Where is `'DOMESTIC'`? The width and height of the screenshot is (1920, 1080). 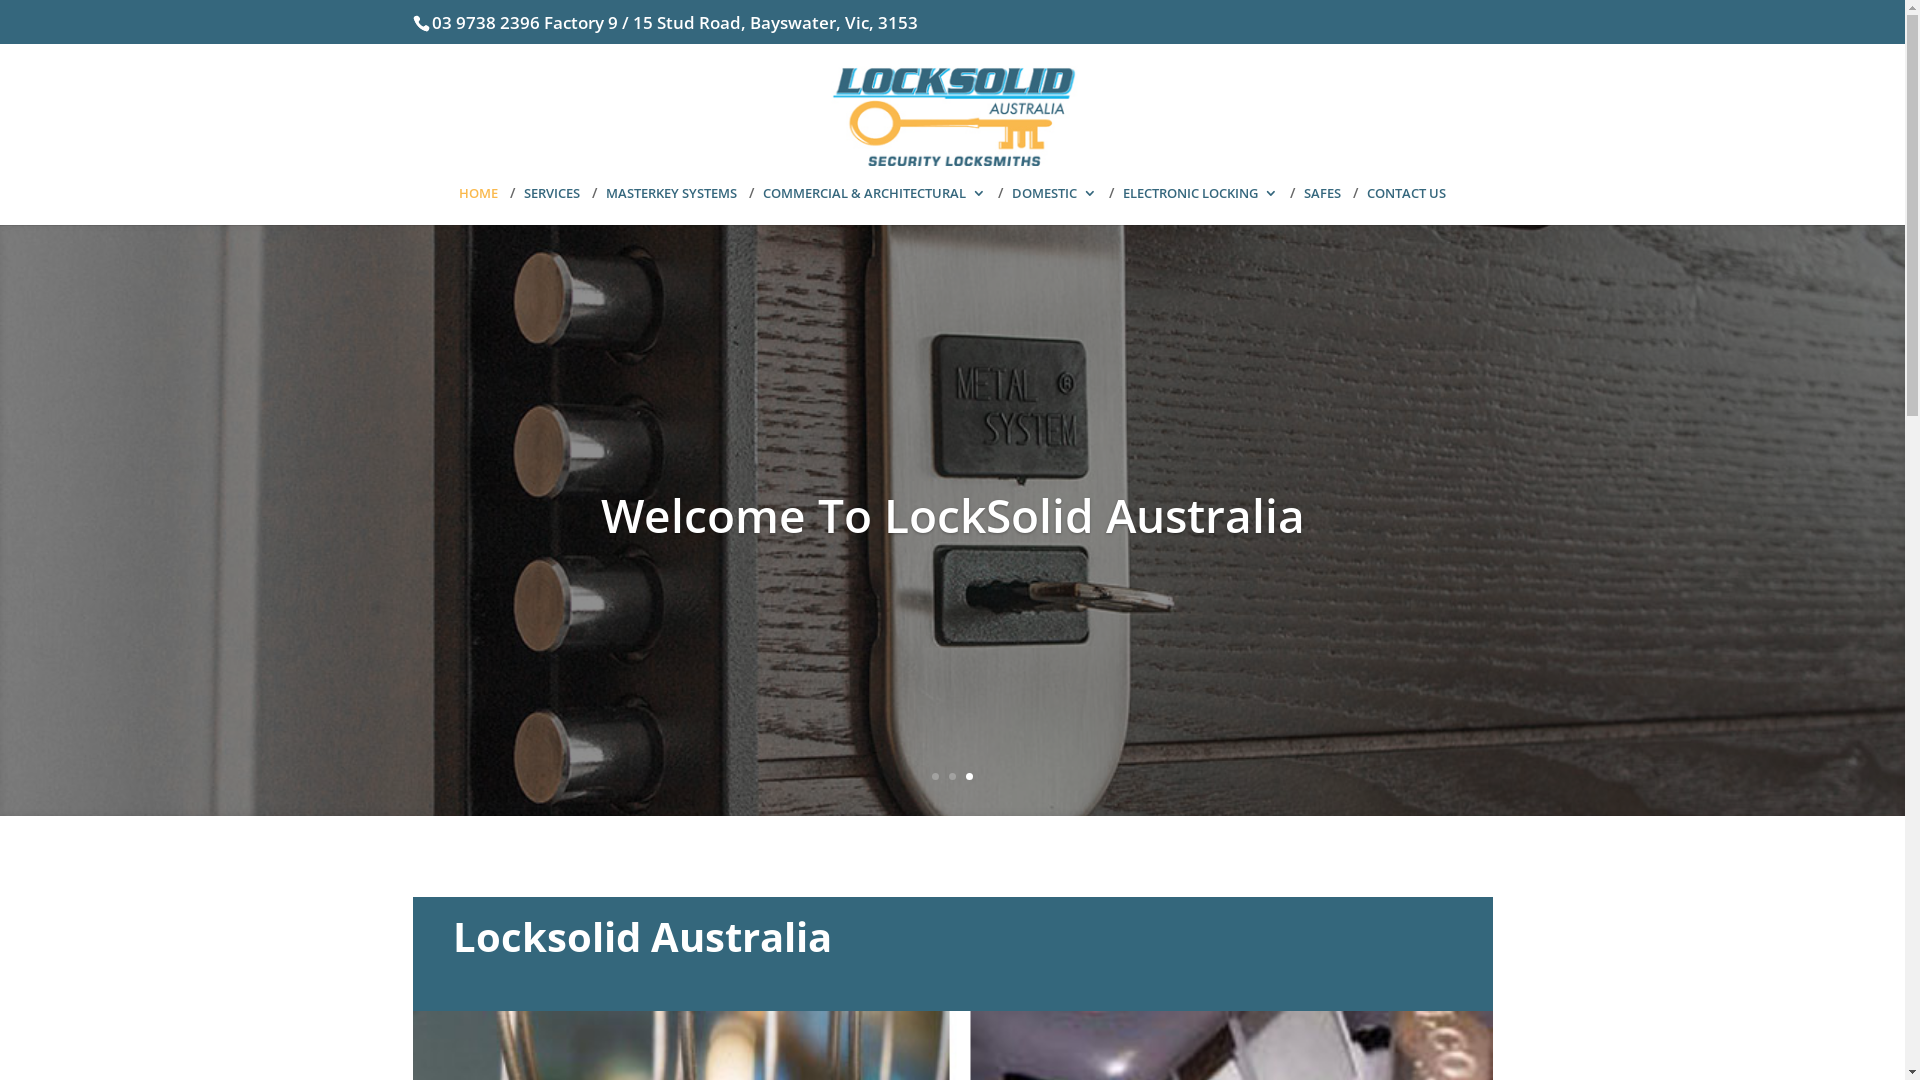
'DOMESTIC' is located at coordinates (1053, 205).